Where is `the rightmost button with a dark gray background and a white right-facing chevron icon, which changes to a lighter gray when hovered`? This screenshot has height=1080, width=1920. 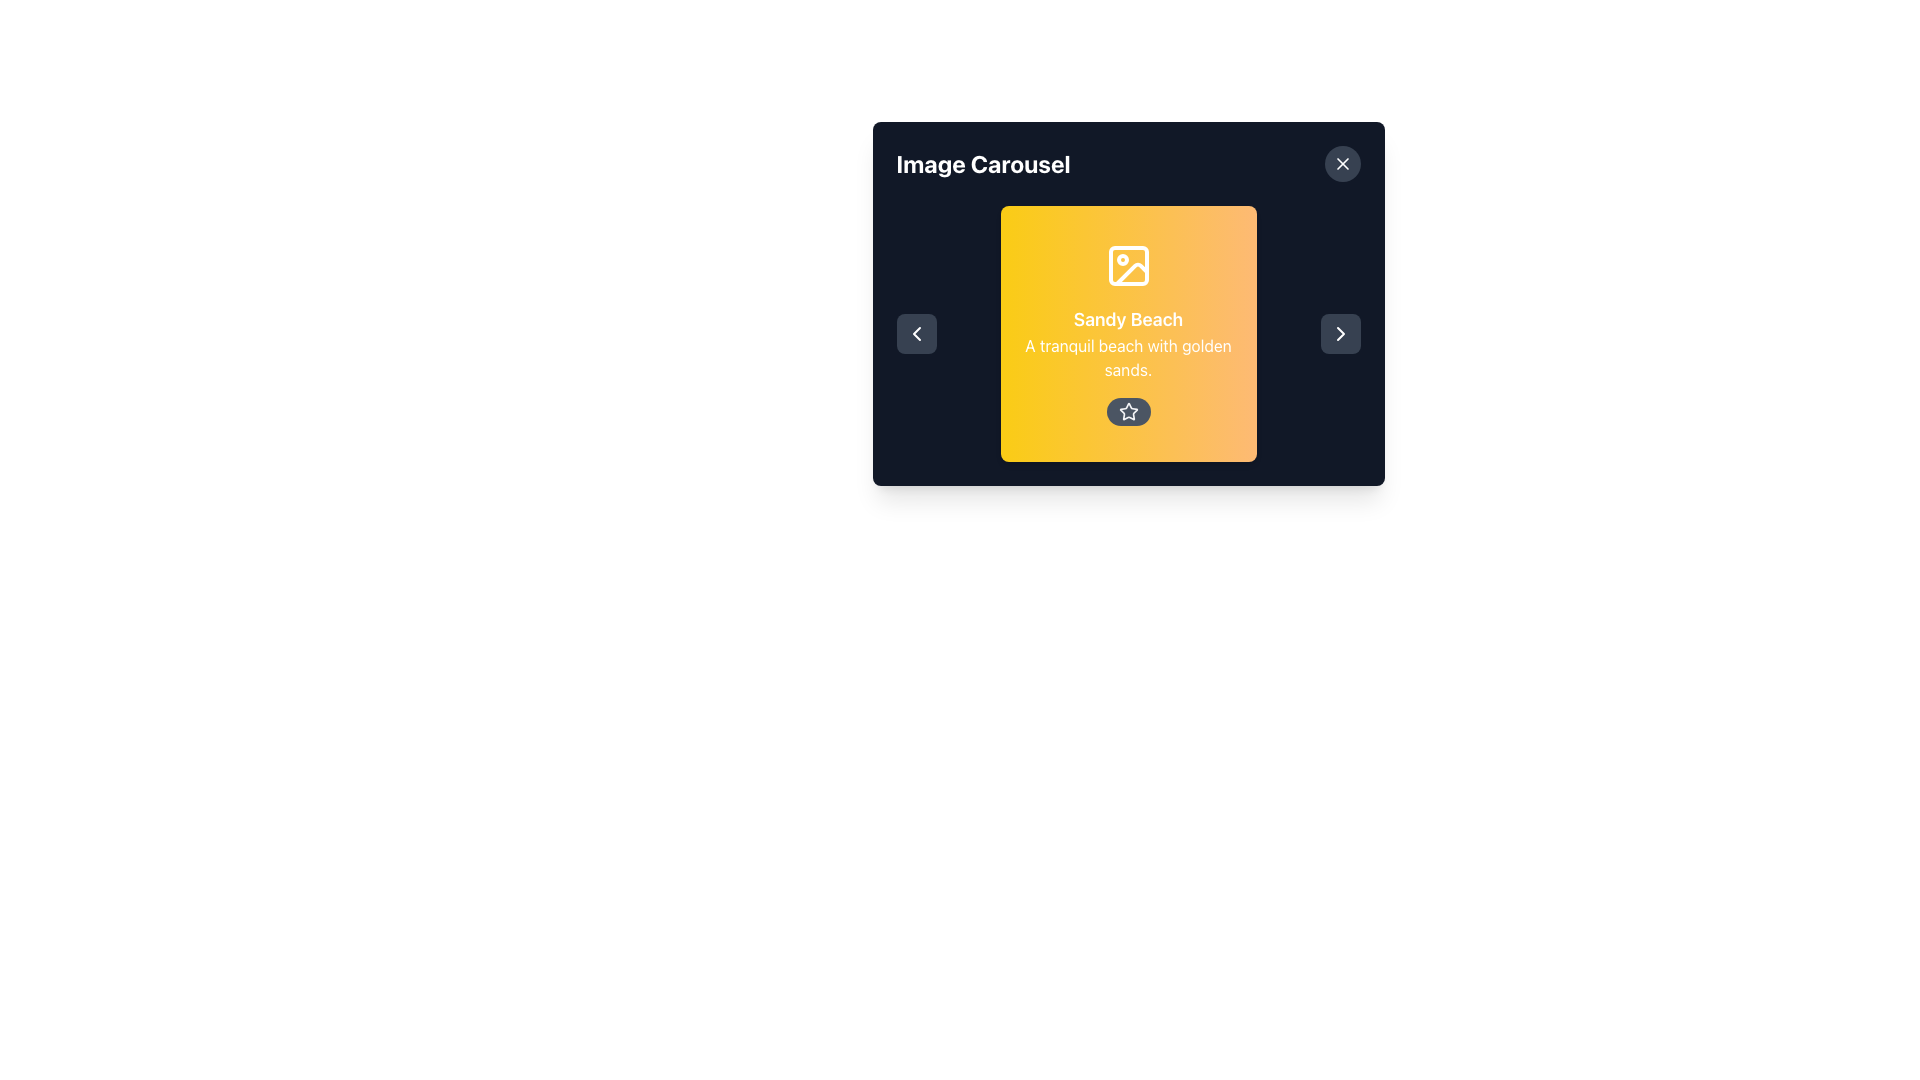 the rightmost button with a dark gray background and a white right-facing chevron icon, which changes to a lighter gray when hovered is located at coordinates (1340, 333).